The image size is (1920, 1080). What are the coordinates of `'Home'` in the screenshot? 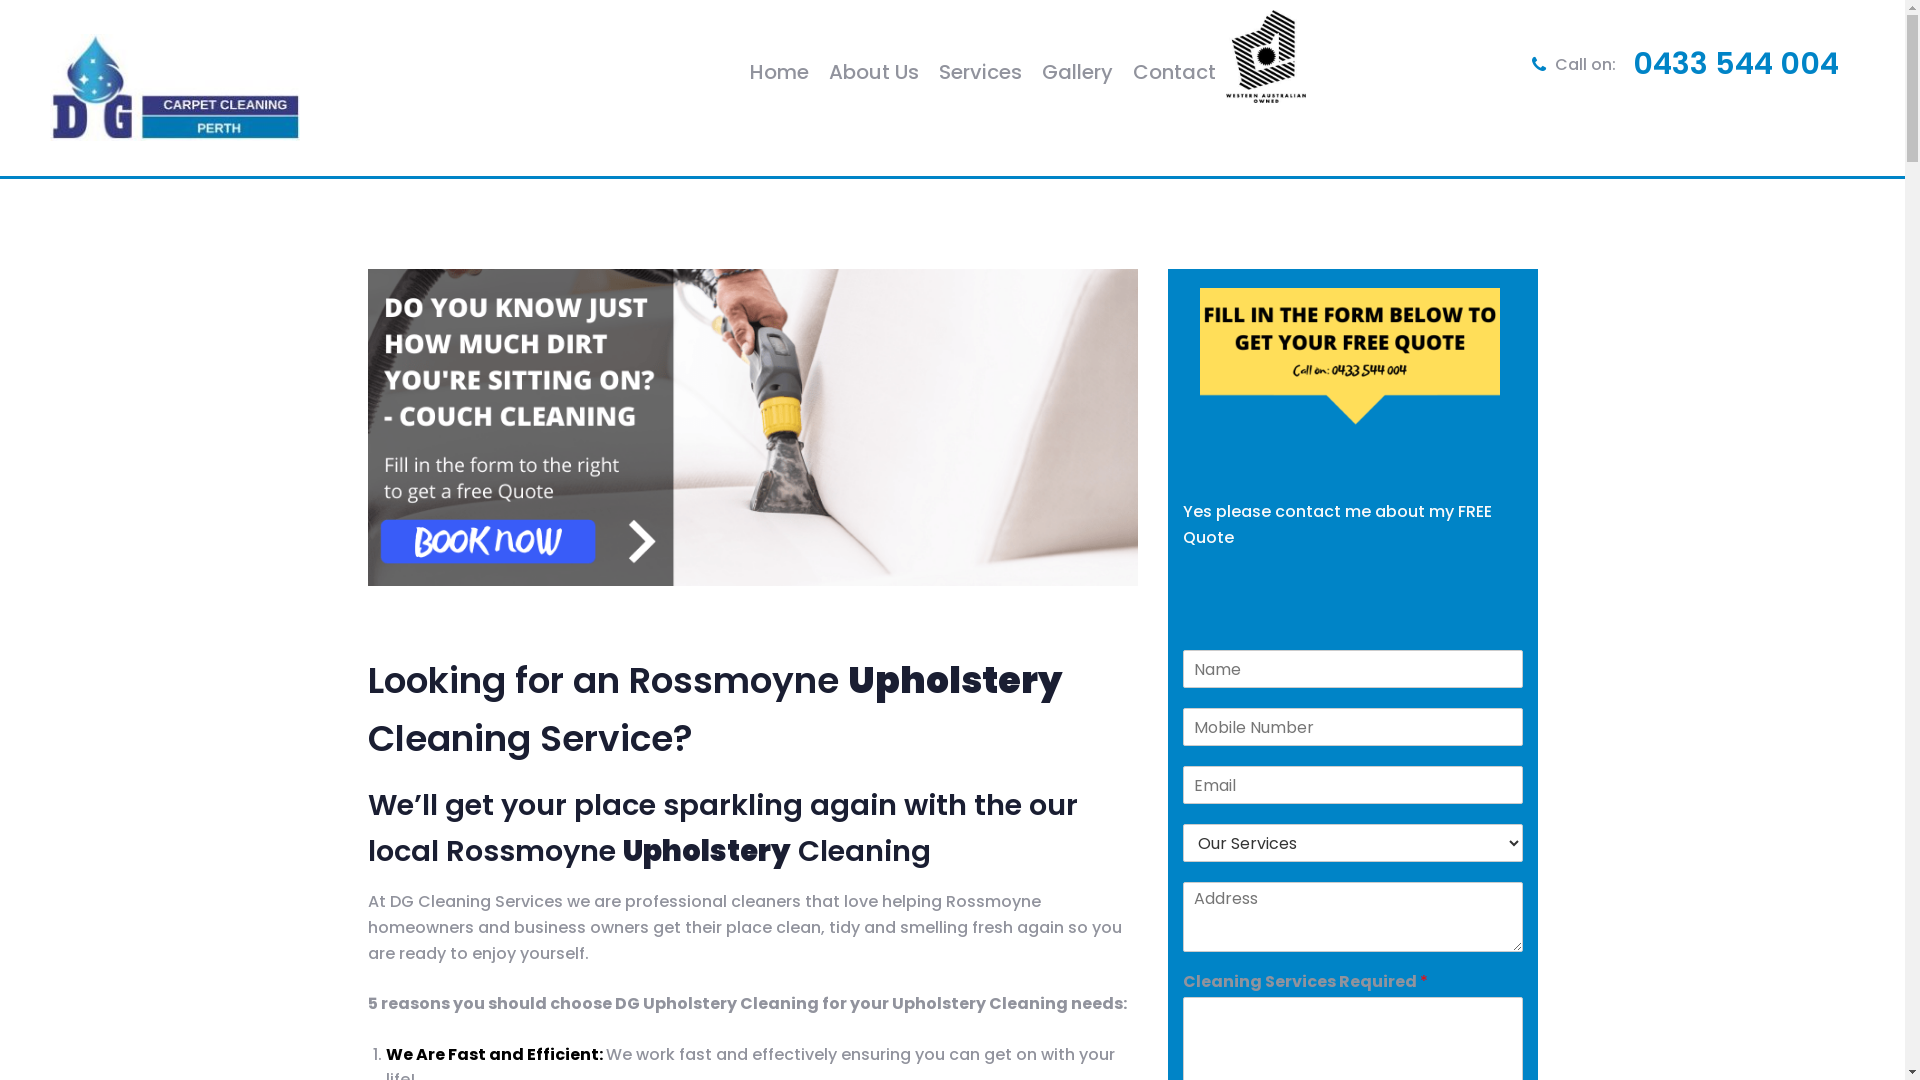 It's located at (778, 71).